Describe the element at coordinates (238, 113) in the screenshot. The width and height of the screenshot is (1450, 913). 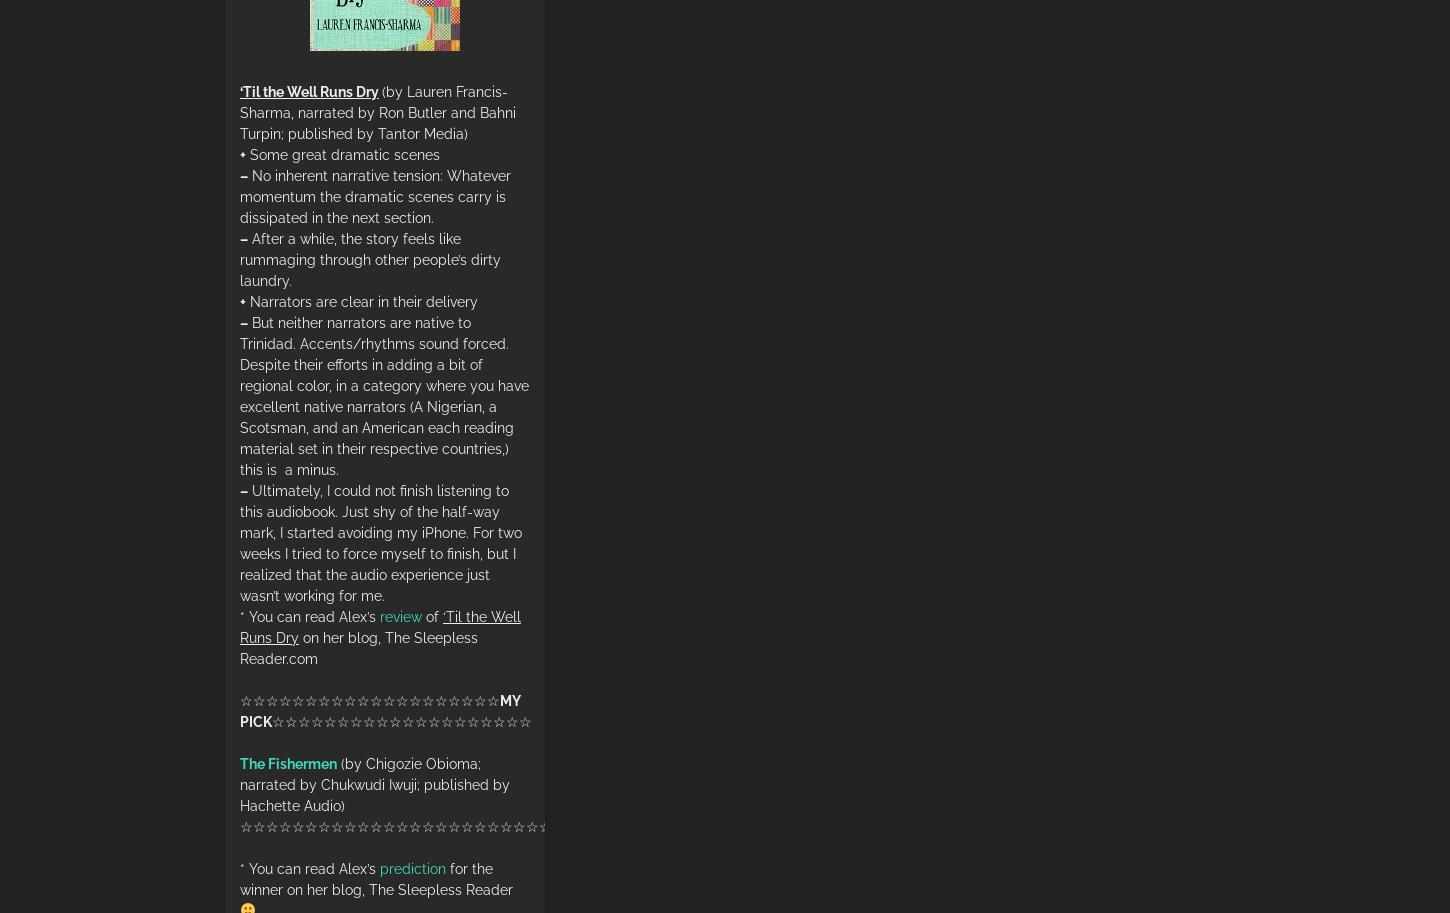
I see `'(by Lauren Francis-Sharma, narrated by Ron Butler and Bahni Turpin; published by Tantor Media)'` at that location.